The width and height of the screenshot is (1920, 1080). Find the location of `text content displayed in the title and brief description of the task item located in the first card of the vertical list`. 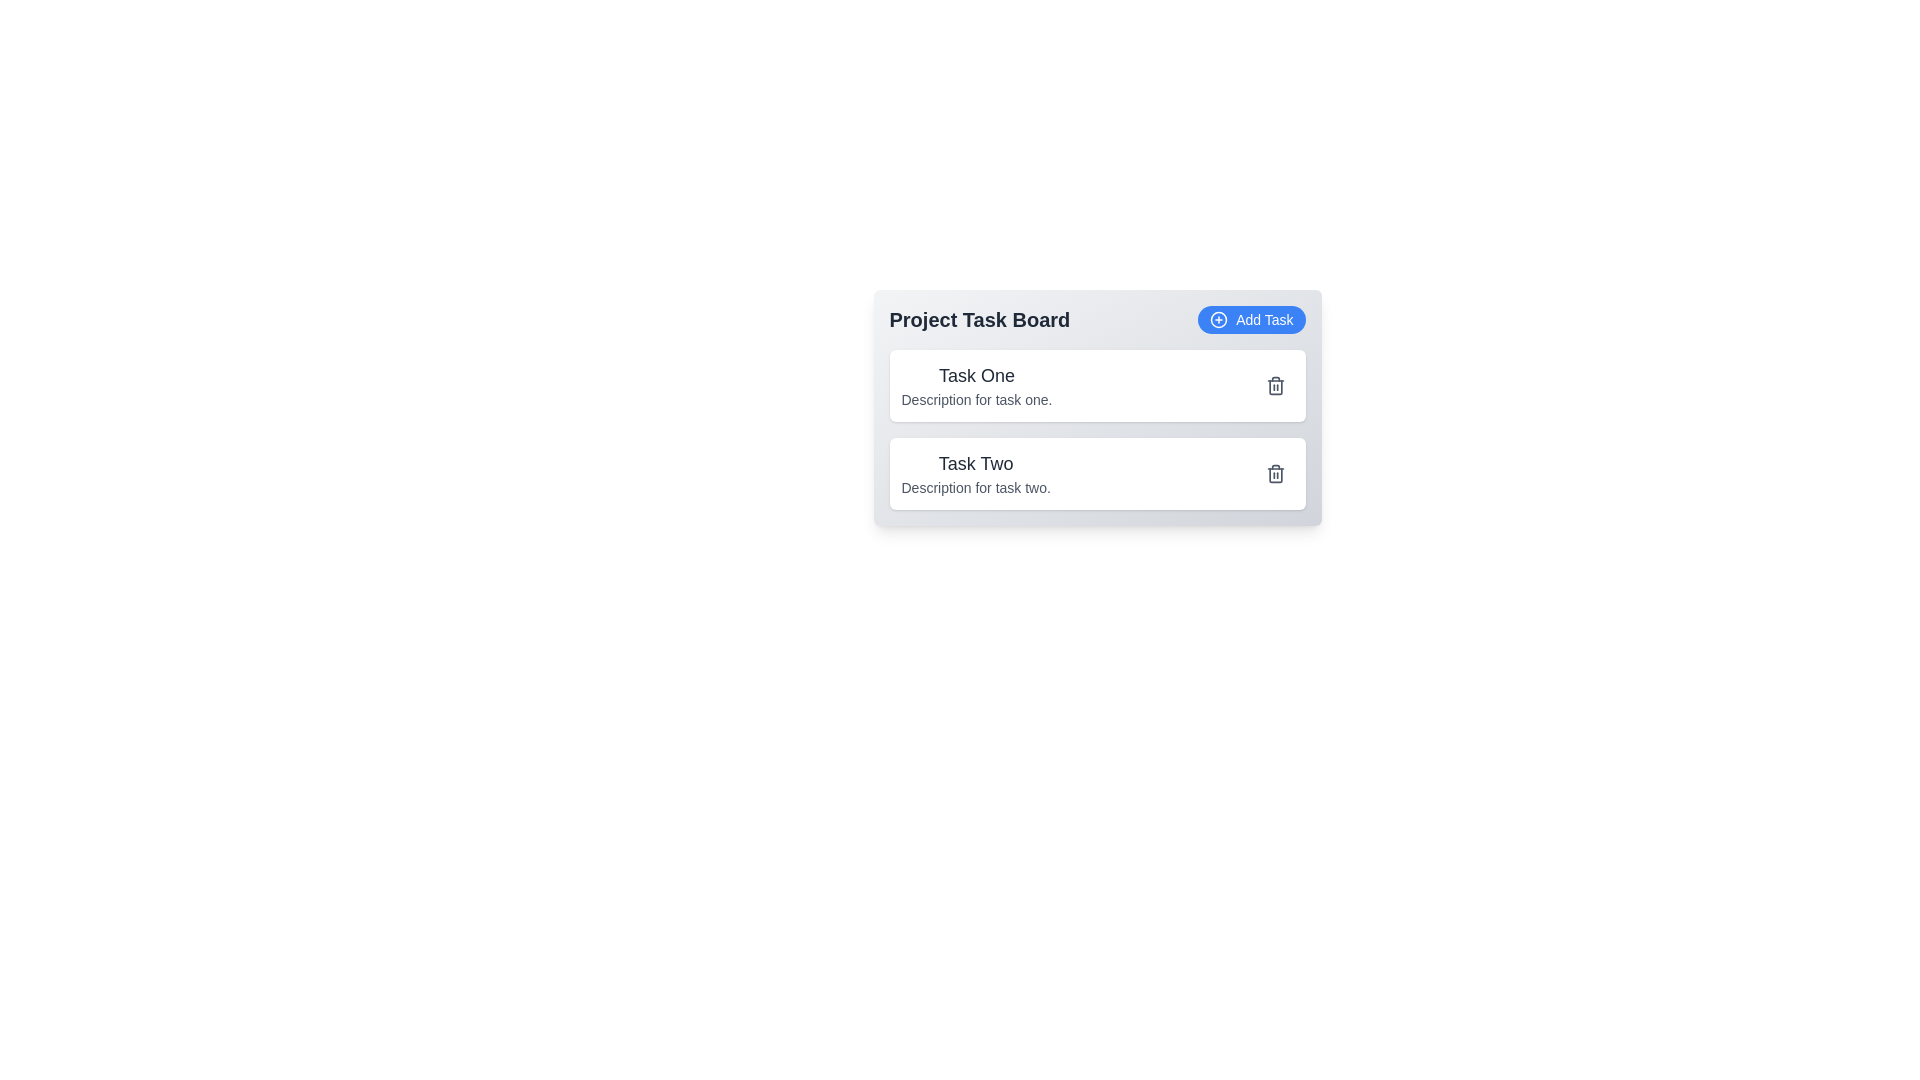

text content displayed in the title and brief description of the task item located in the first card of the vertical list is located at coordinates (976, 385).